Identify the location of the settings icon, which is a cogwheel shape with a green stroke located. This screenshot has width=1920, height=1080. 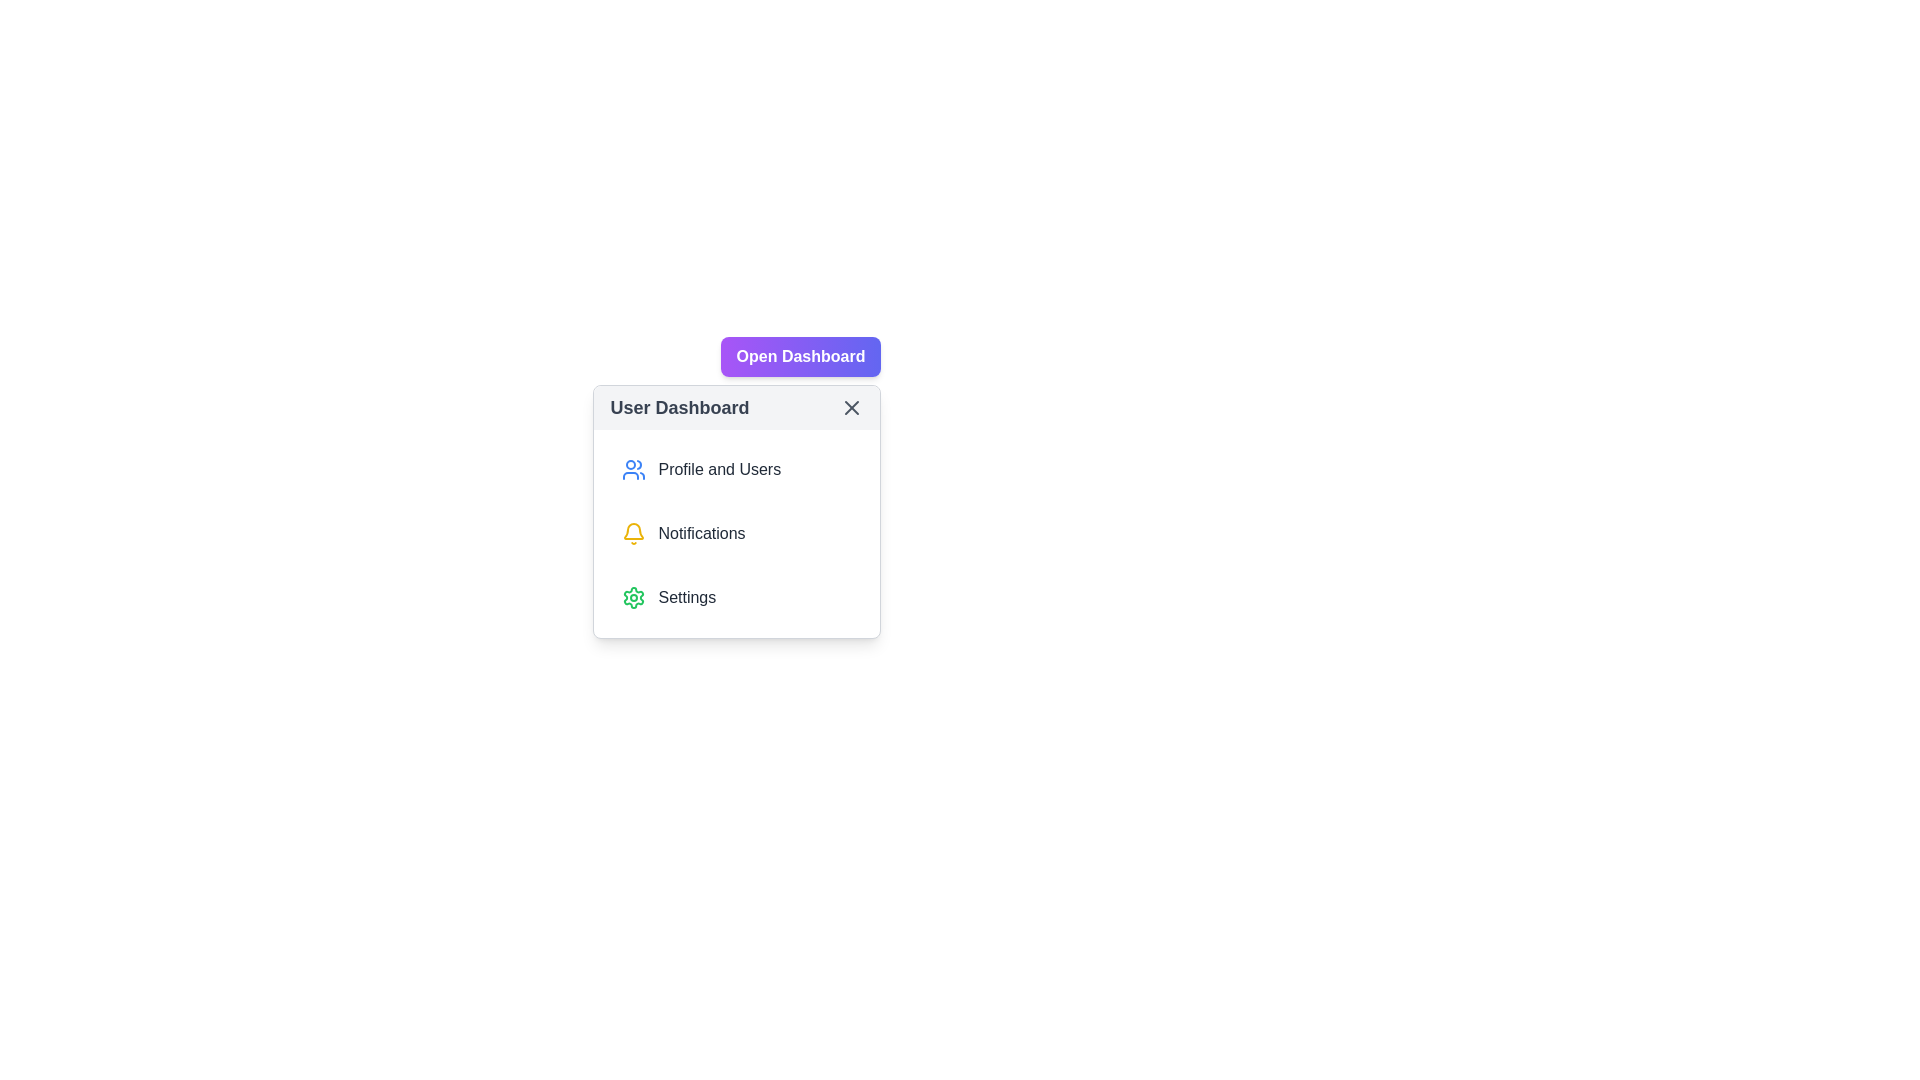
(633, 596).